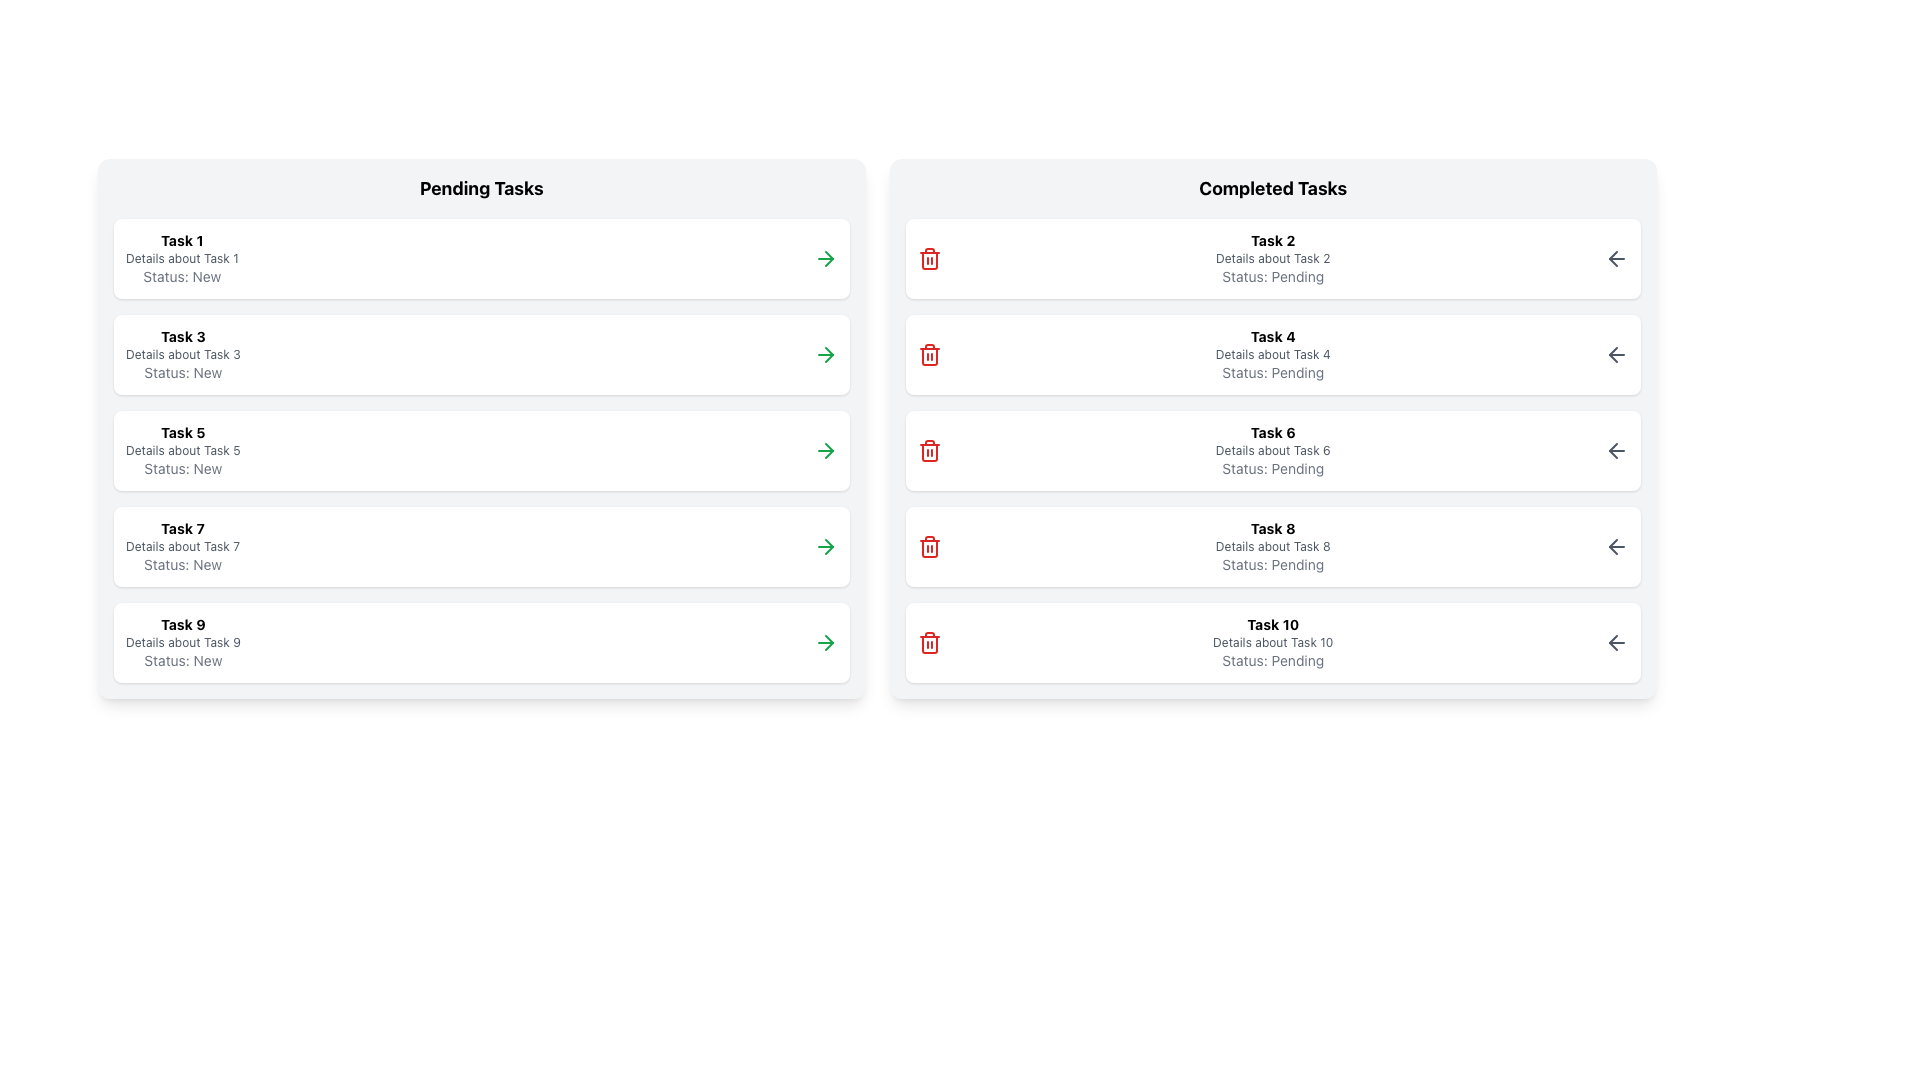 This screenshot has width=1920, height=1080. I want to click on the red trash icon located, so click(928, 257).